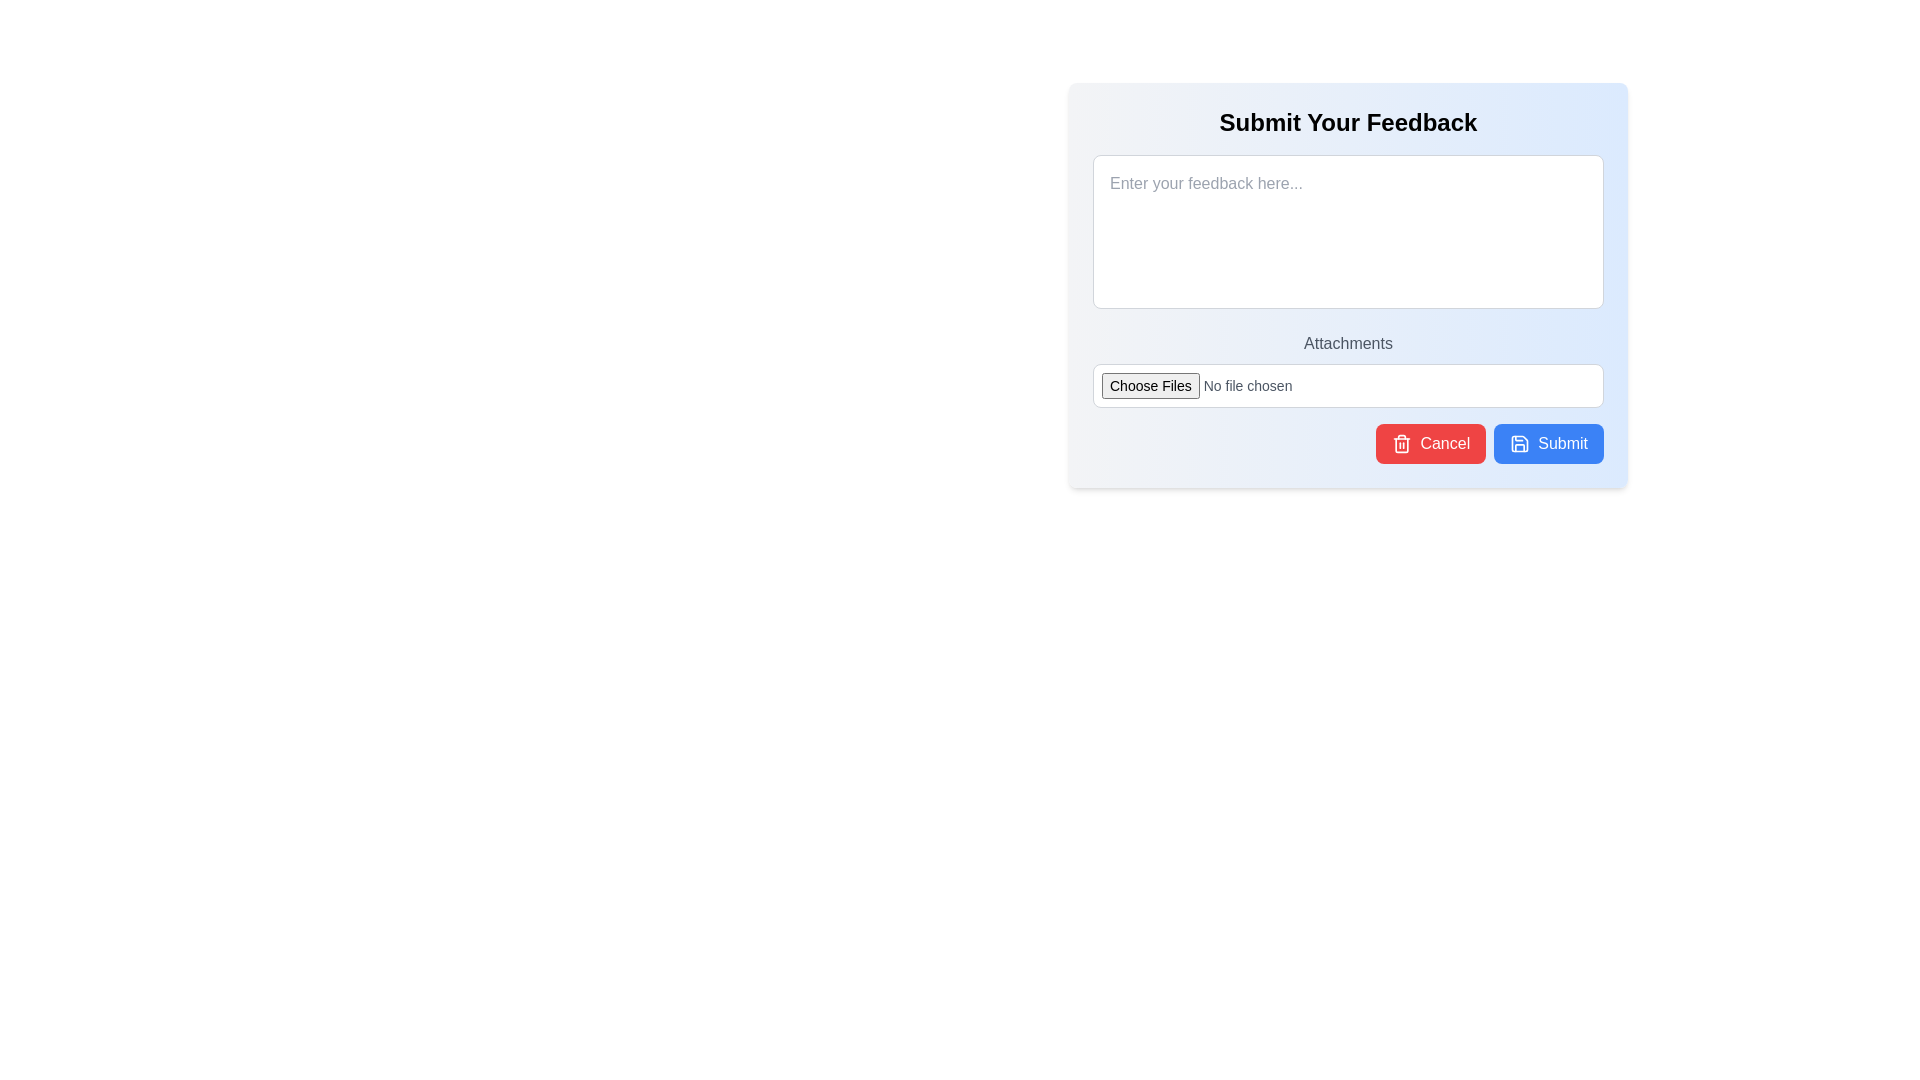 Image resolution: width=1920 pixels, height=1080 pixels. Describe the element at coordinates (1401, 442) in the screenshot. I see `the cancel icon located on the left side of the red 'Cancel' button at the bottom-left corner of the feedback submission form` at that location.